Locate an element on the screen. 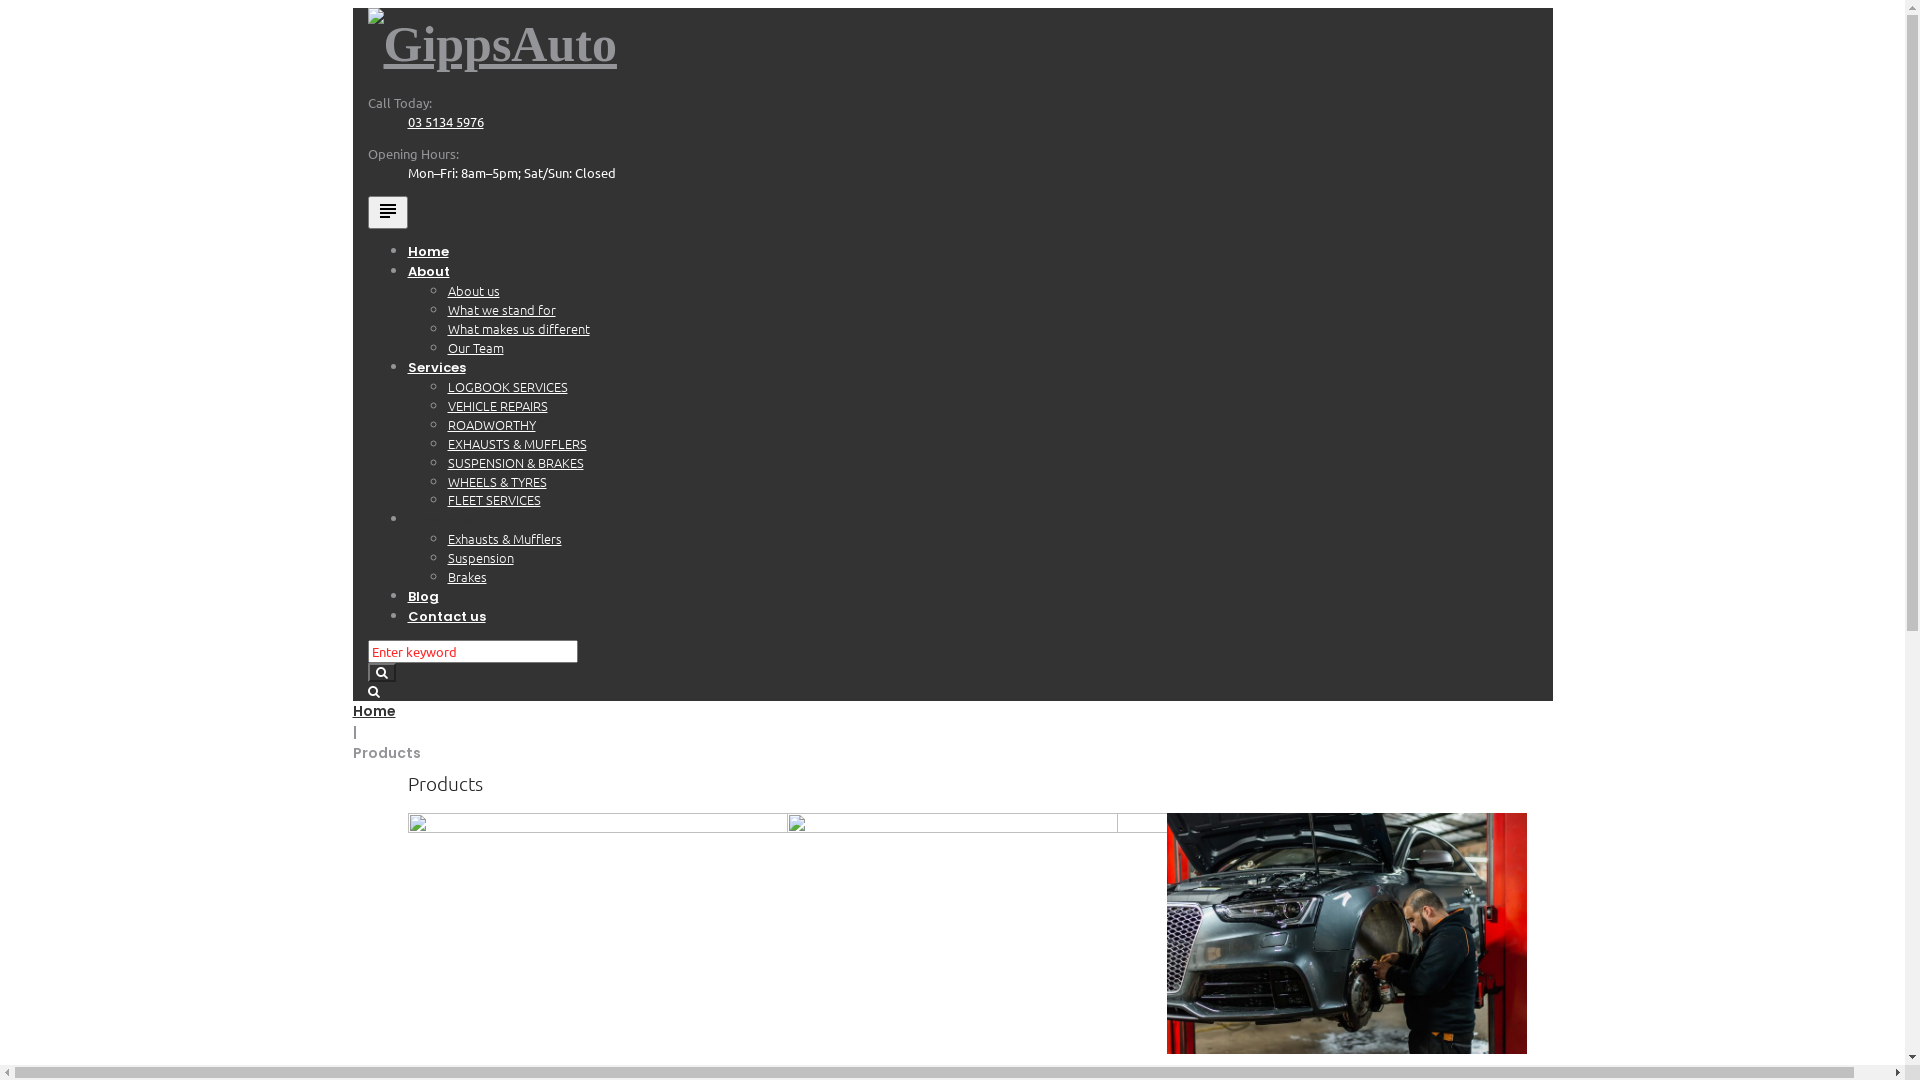 Image resolution: width=1920 pixels, height=1080 pixels. 'Exhausts & Mufflers' is located at coordinates (504, 537).